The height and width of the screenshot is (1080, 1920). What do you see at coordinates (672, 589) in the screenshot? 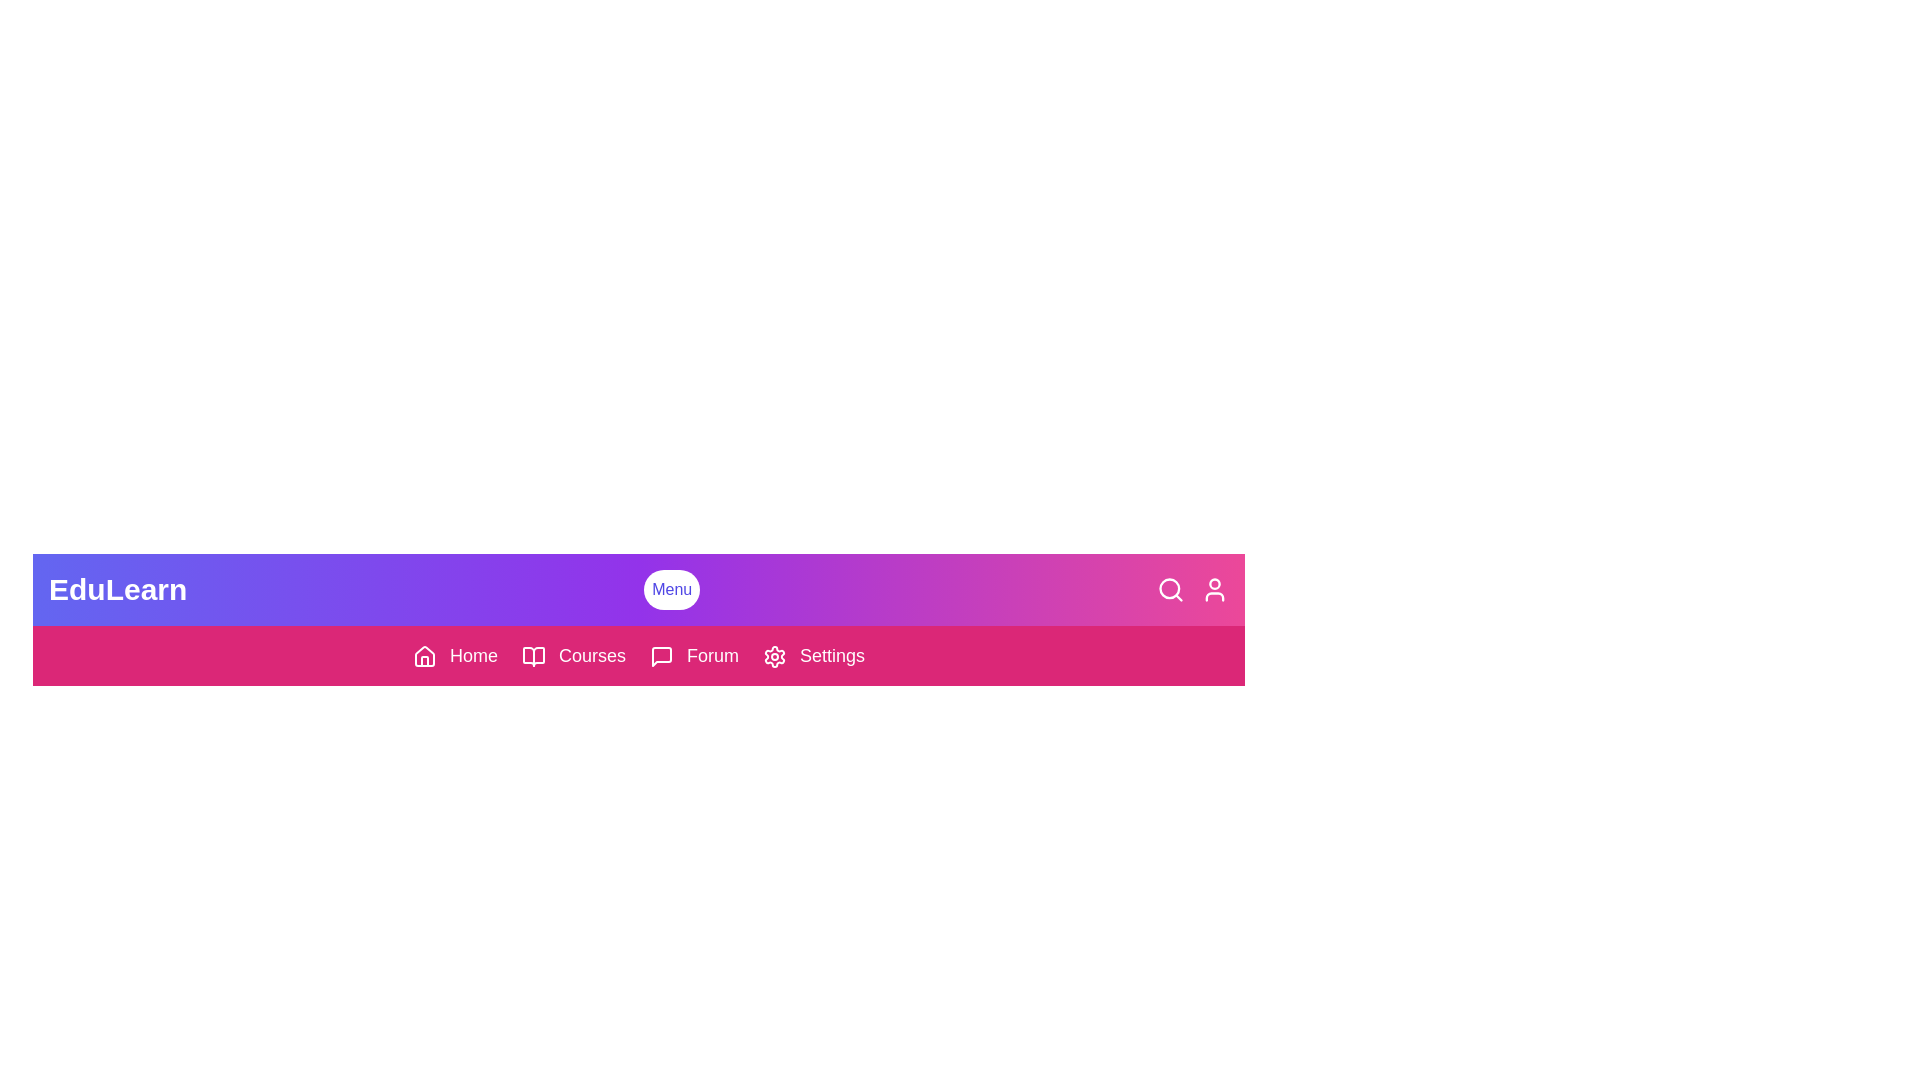
I see `the 'Menu' button to toggle the menu visibility` at bounding box center [672, 589].